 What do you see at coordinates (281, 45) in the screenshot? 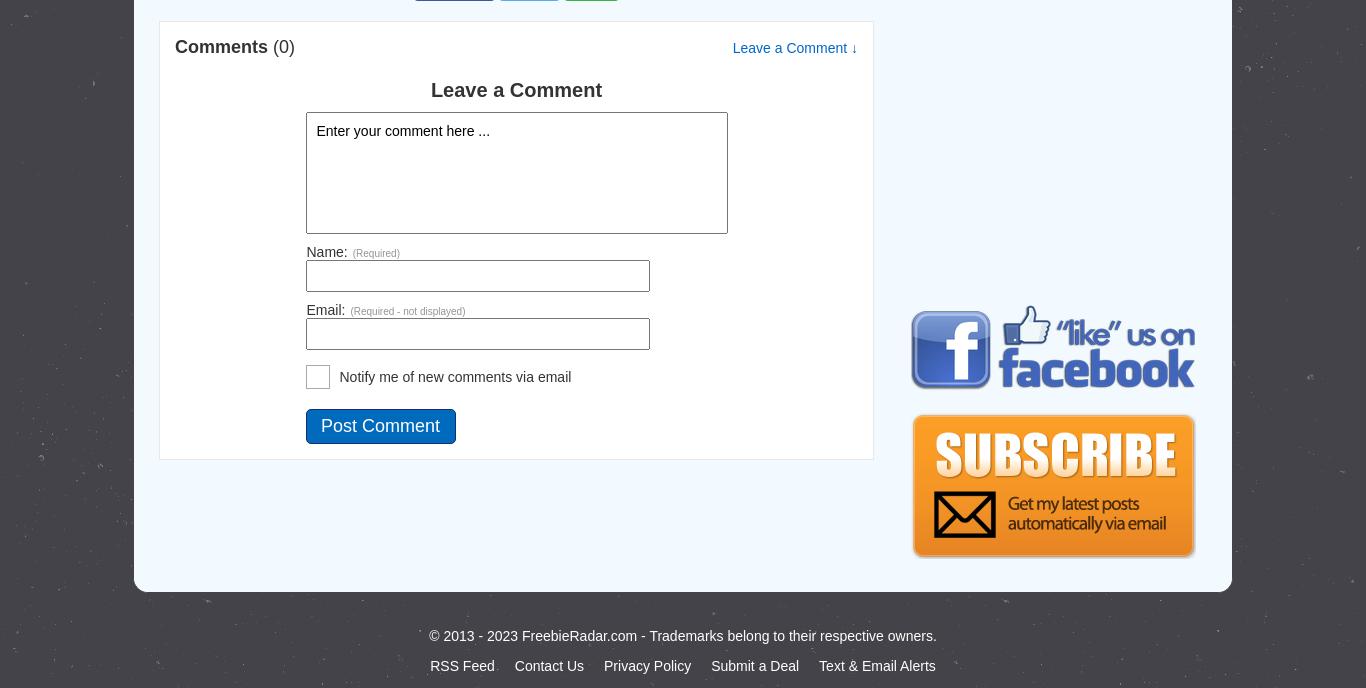
I see `'(0)'` at bounding box center [281, 45].